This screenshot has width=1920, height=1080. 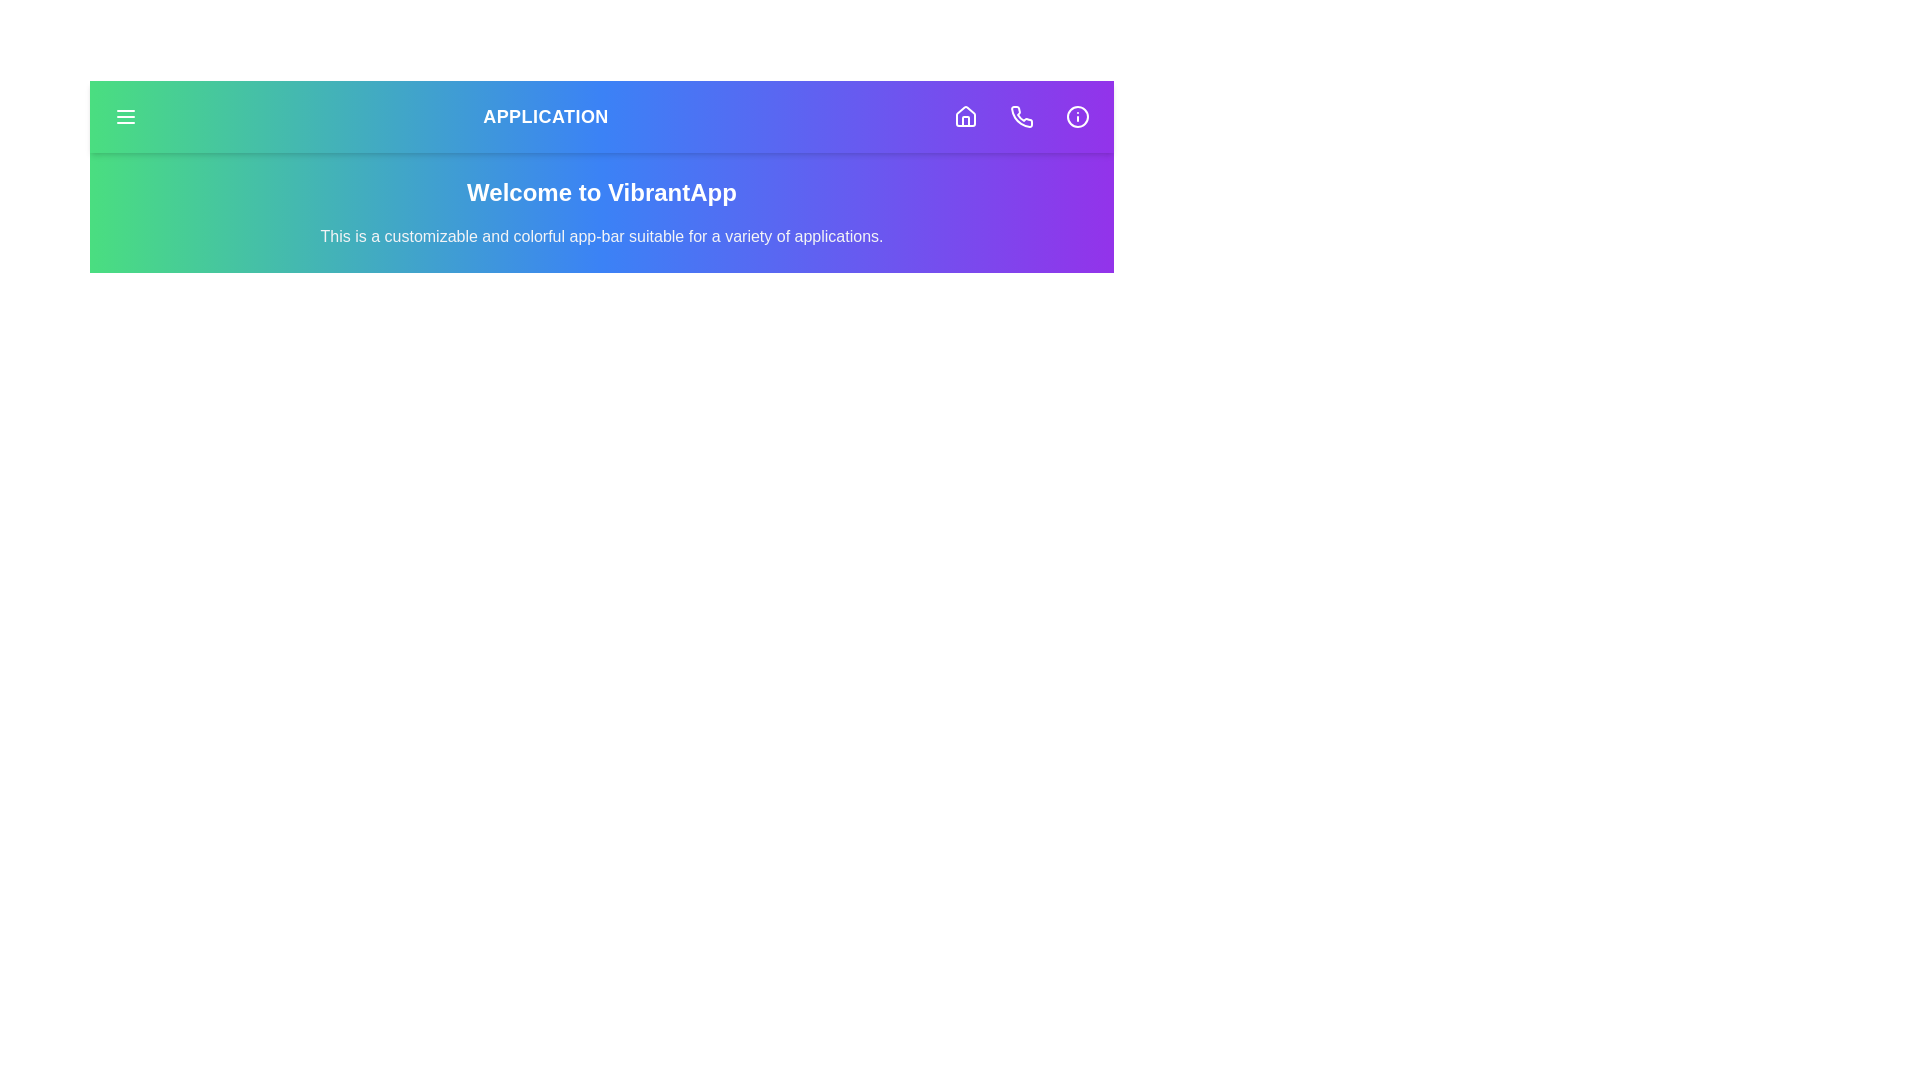 What do you see at coordinates (1022, 116) in the screenshot?
I see `phone button in the navigation bar` at bounding box center [1022, 116].